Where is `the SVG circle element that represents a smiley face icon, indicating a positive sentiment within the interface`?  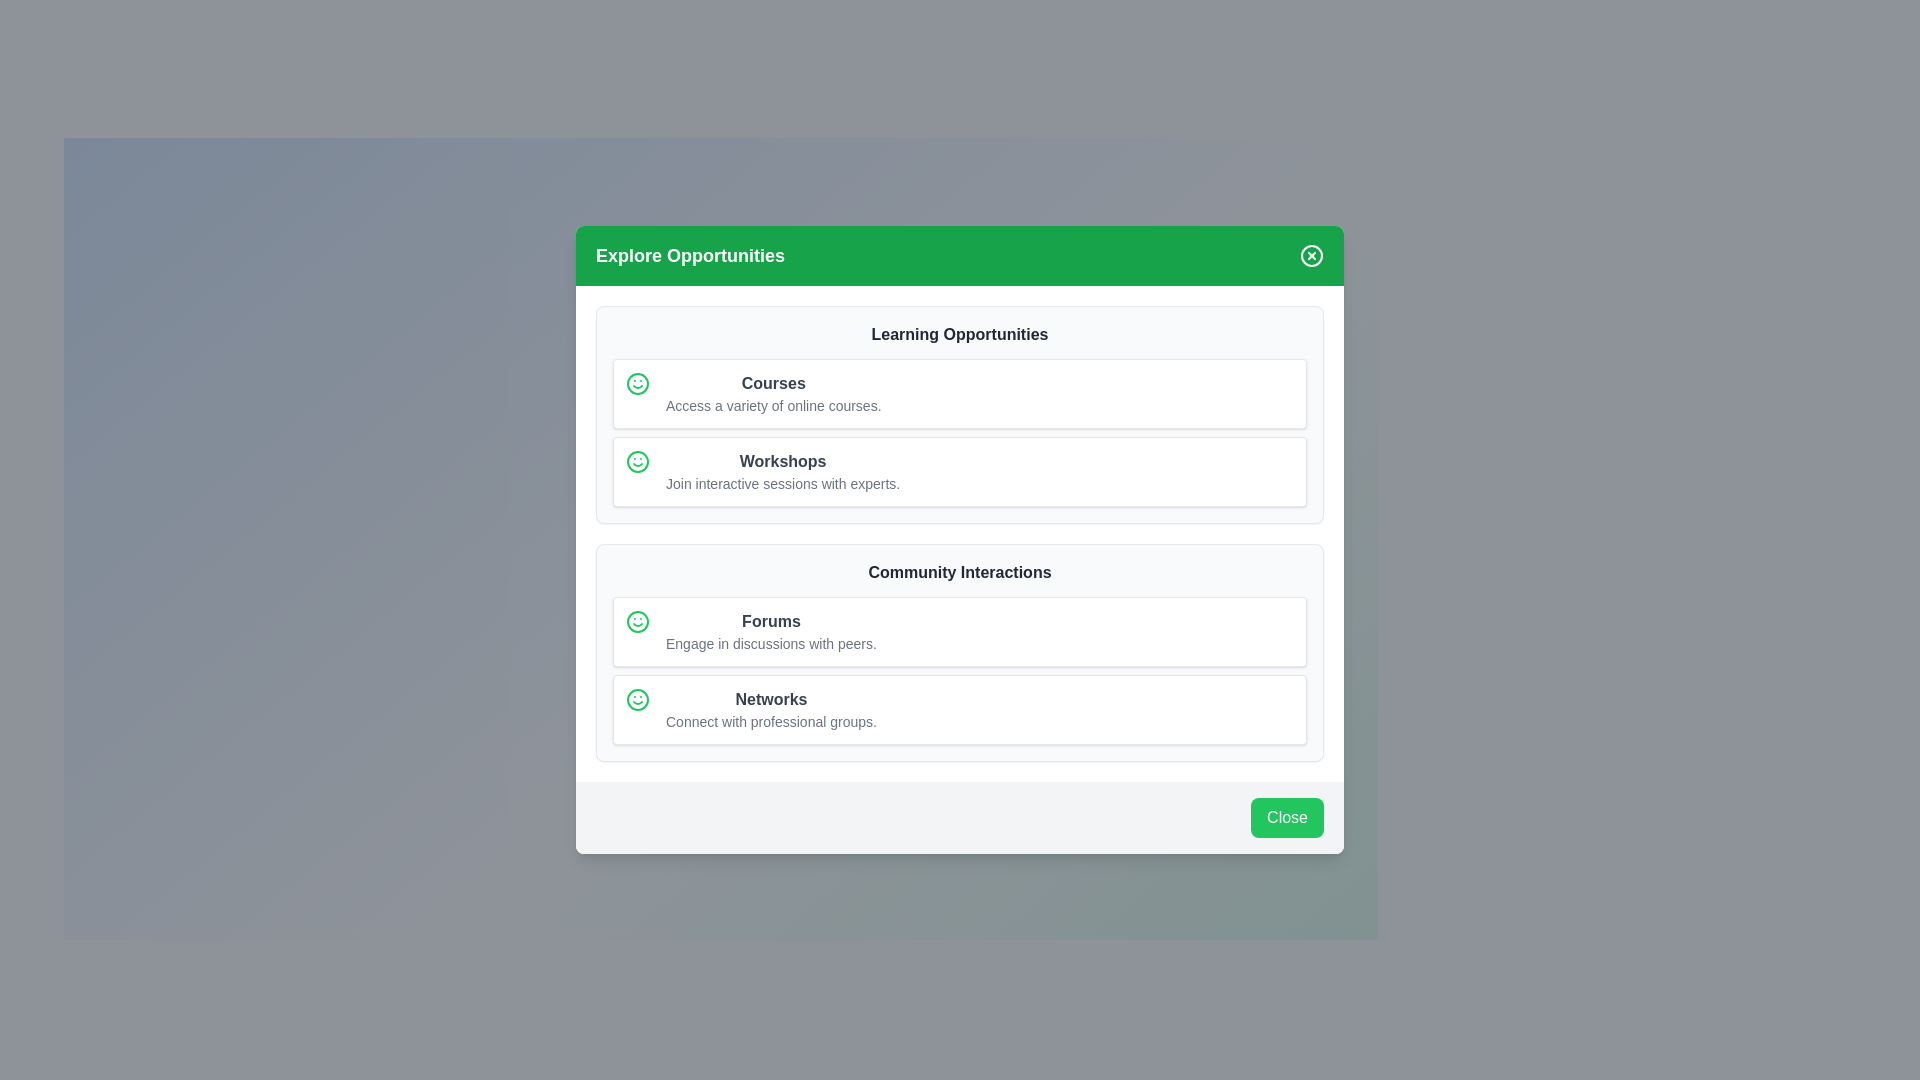
the SVG circle element that represents a smiley face icon, indicating a positive sentiment within the interface is located at coordinates (637, 462).